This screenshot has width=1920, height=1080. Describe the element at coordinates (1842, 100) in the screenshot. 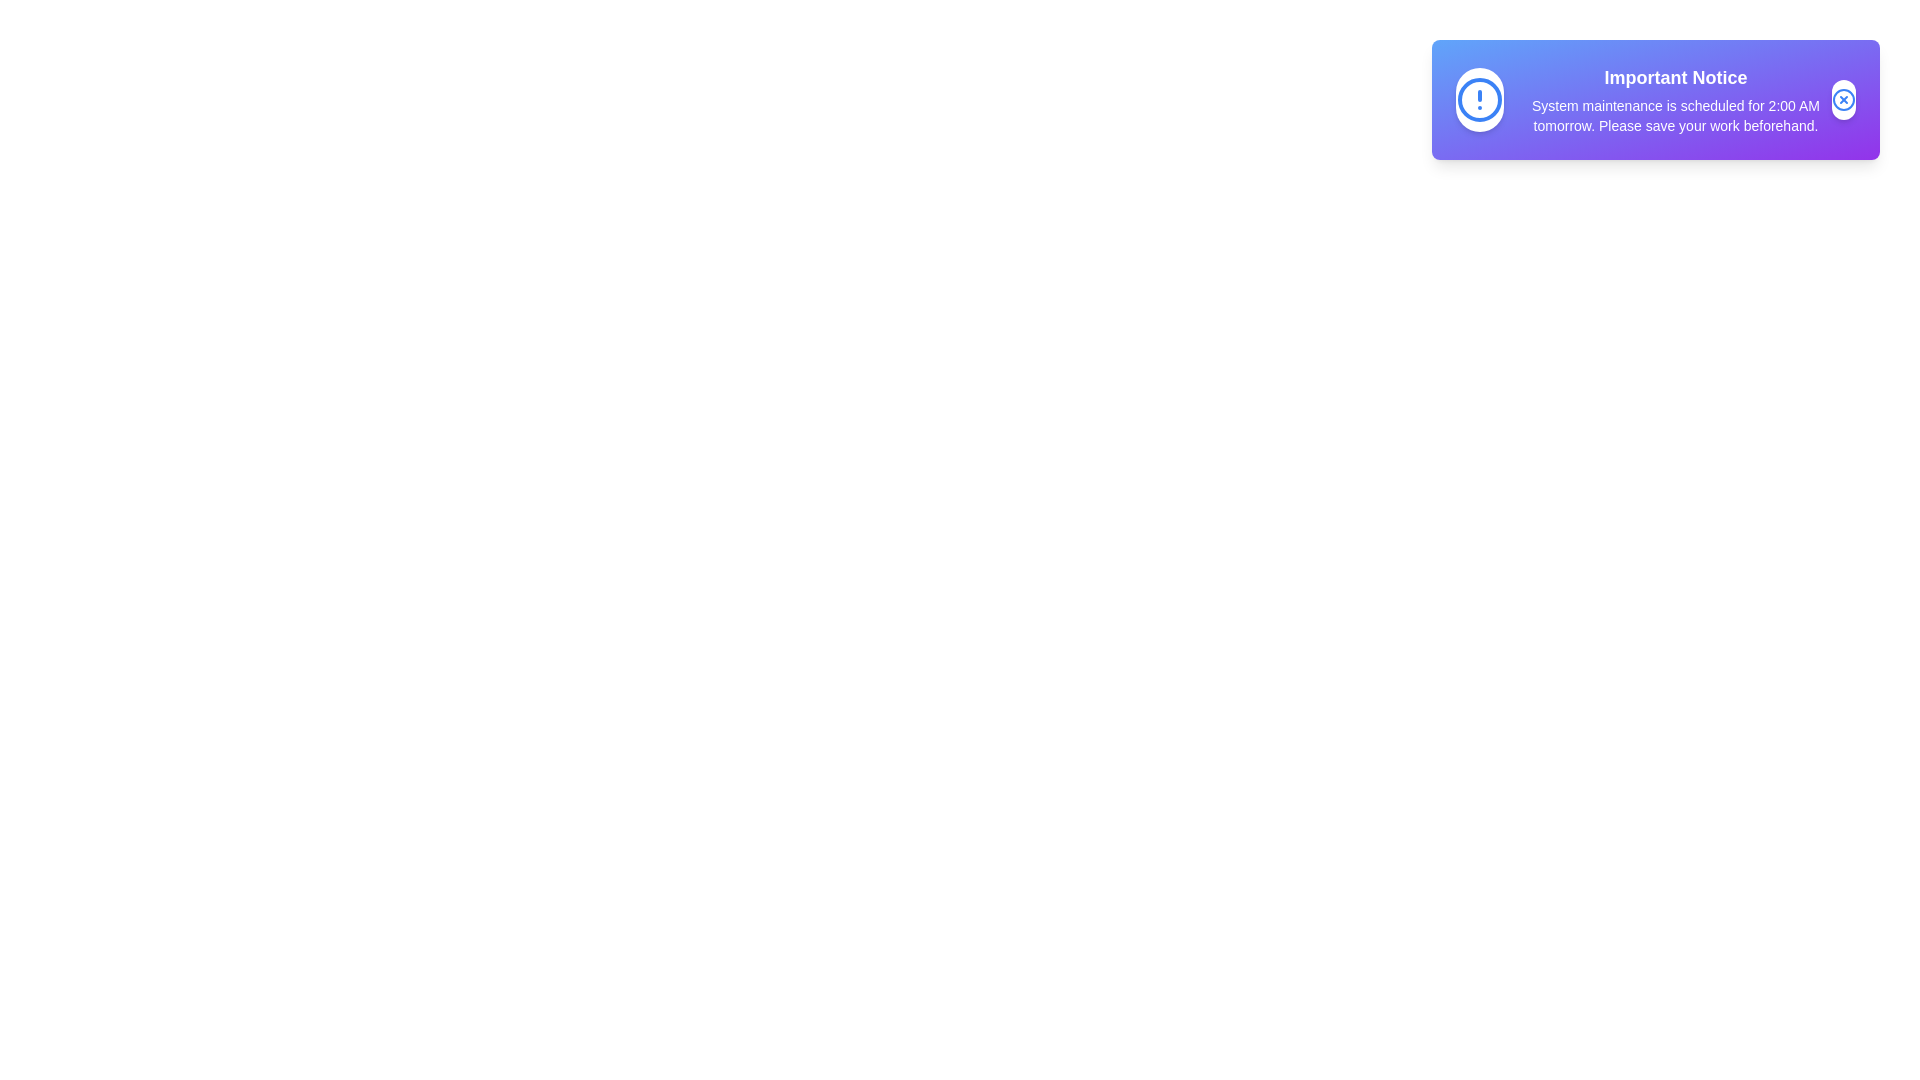

I see `the close button to dismiss the announcement` at that location.